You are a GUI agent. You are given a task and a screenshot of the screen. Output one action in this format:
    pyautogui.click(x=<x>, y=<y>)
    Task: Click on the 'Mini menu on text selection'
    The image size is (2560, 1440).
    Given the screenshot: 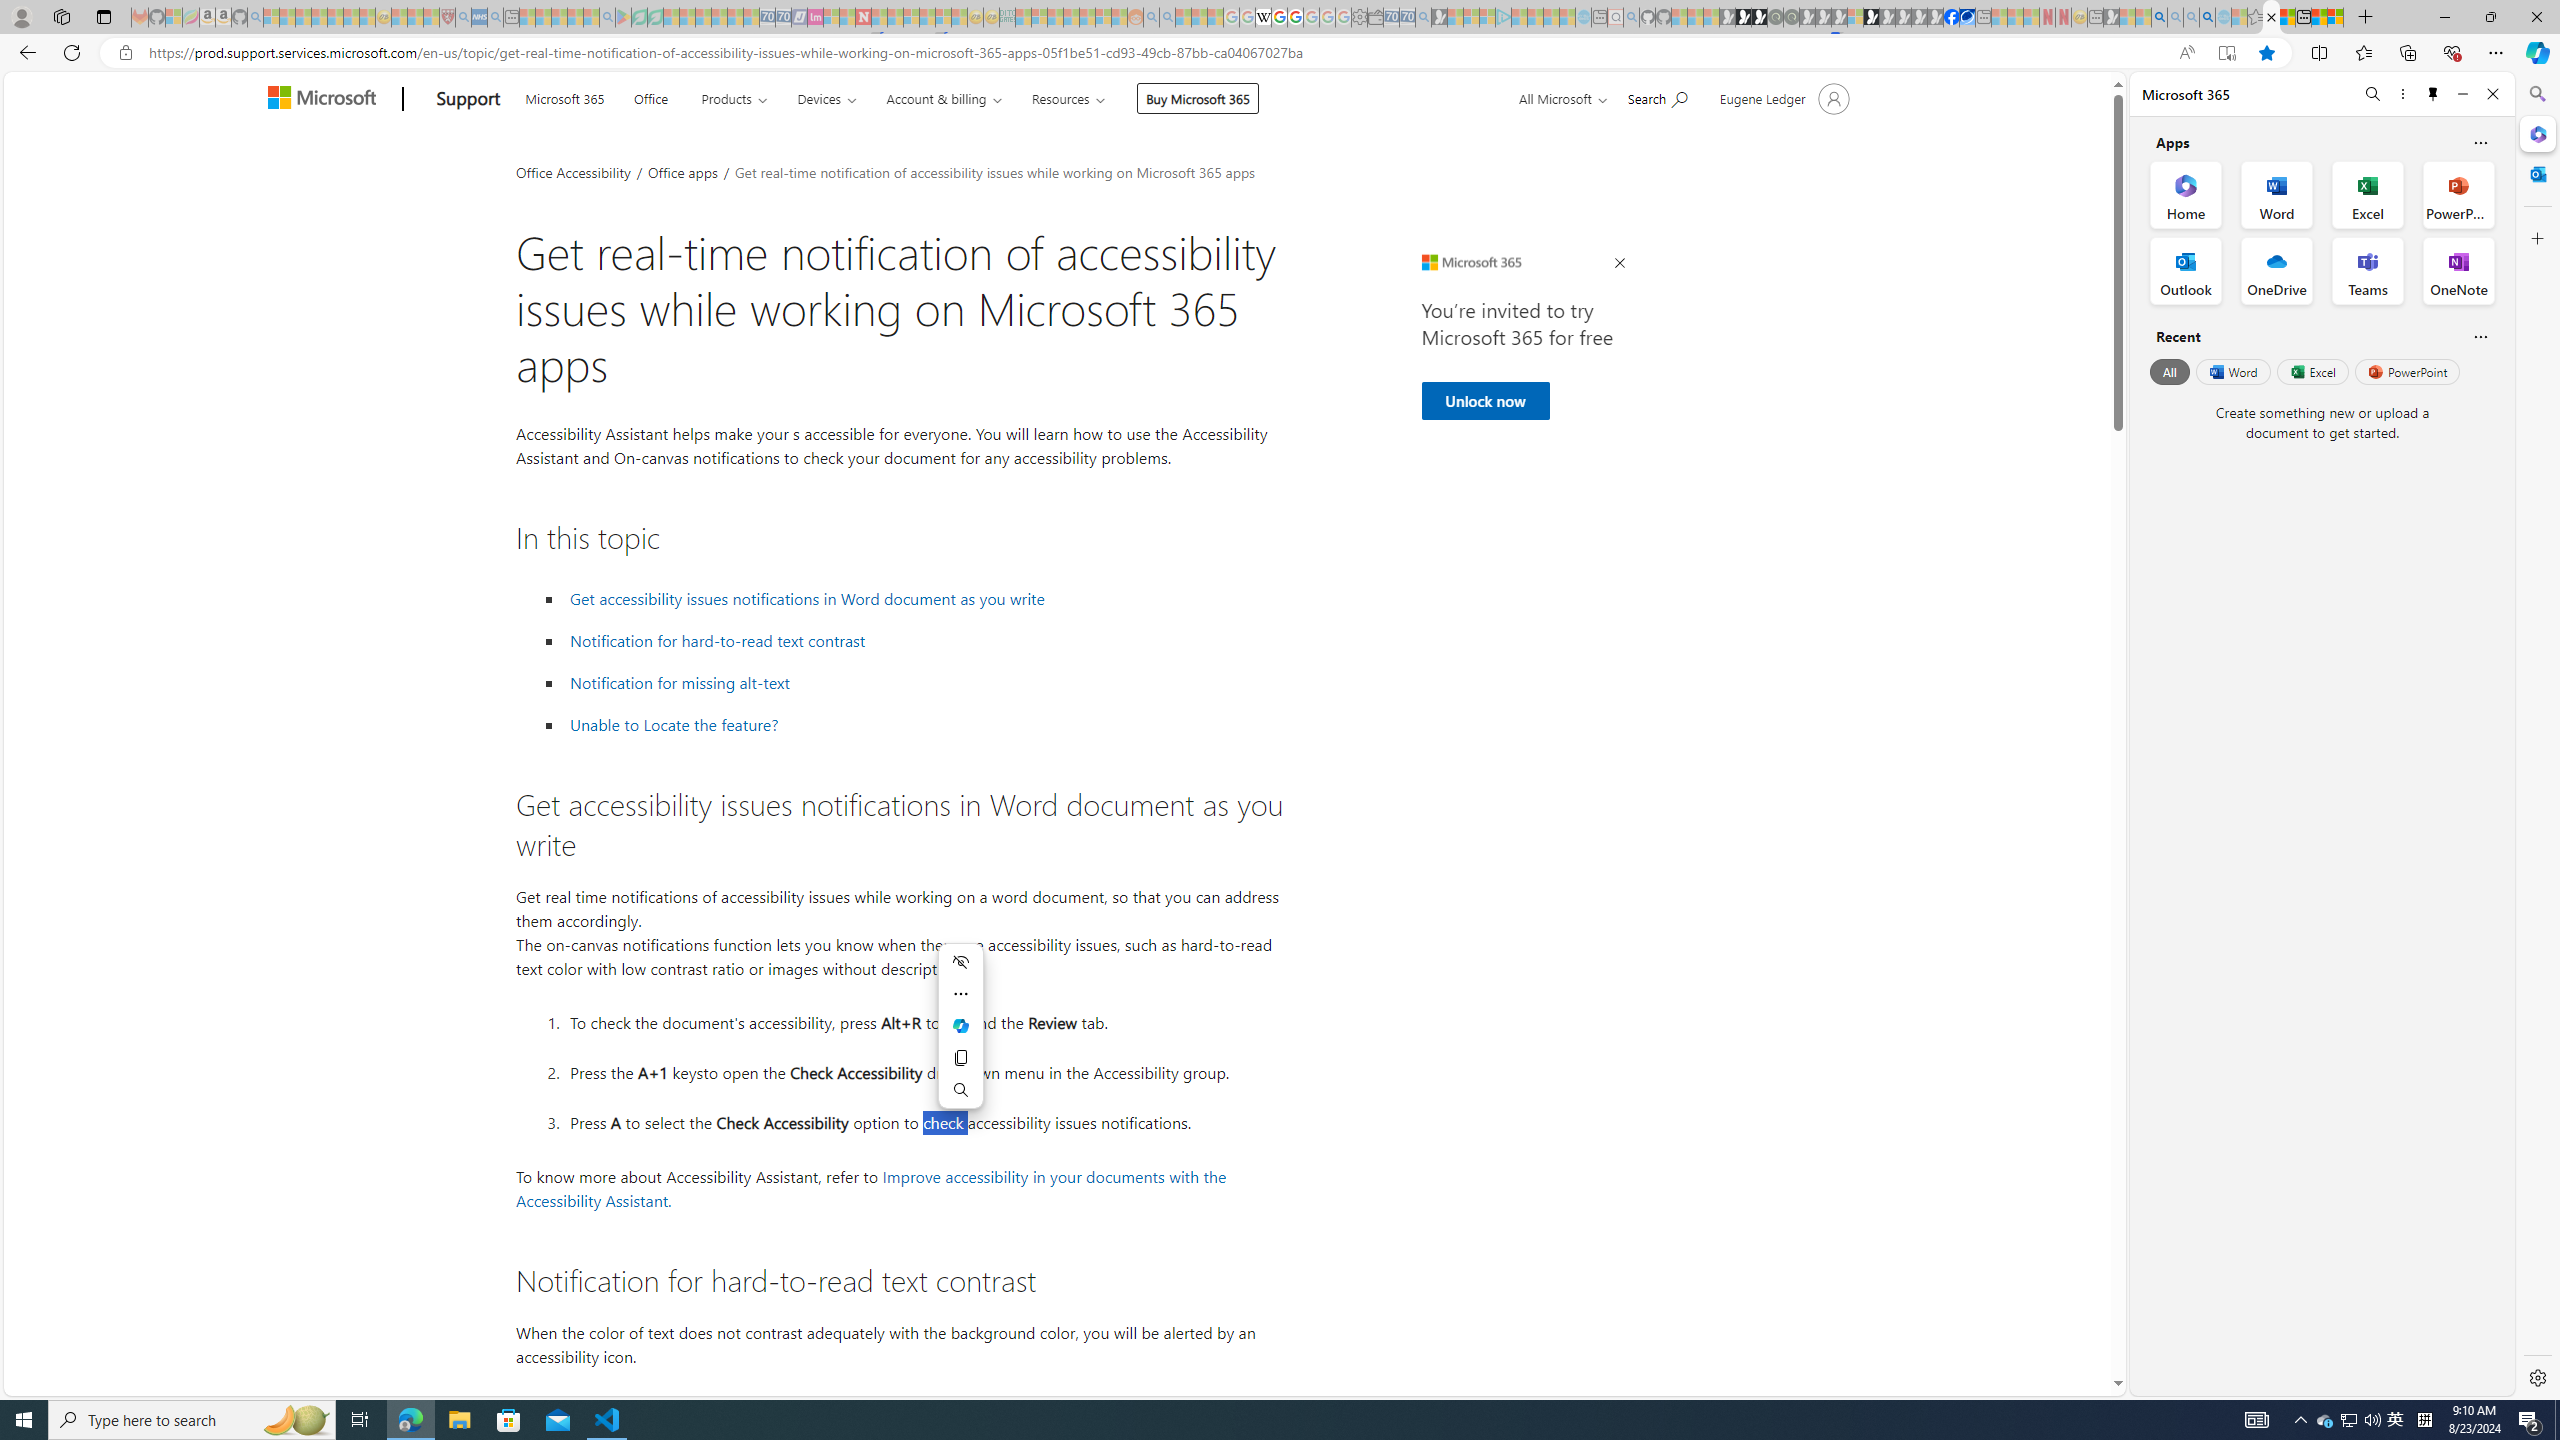 What is the action you would take?
    pyautogui.click(x=961, y=1026)
    